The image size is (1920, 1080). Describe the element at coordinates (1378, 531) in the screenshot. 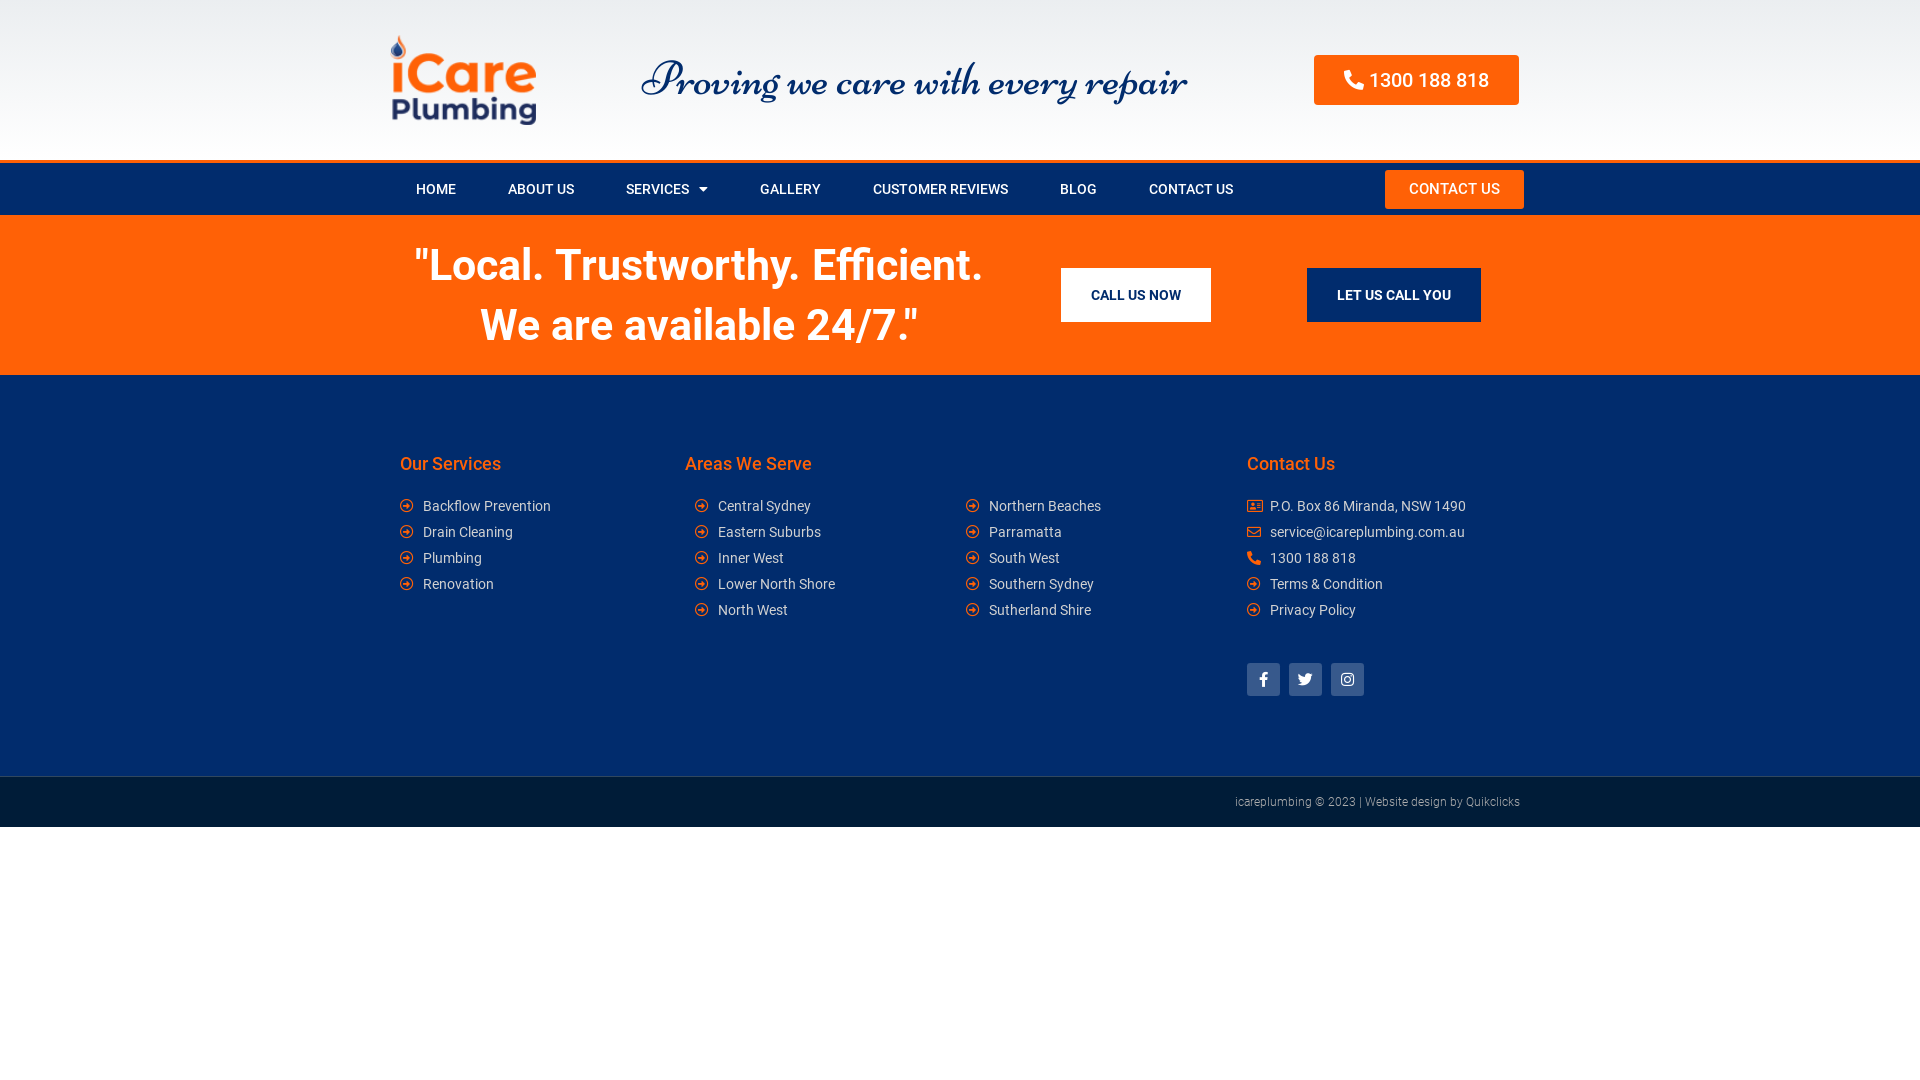

I see `'service@icareplumbing.com.au'` at that location.